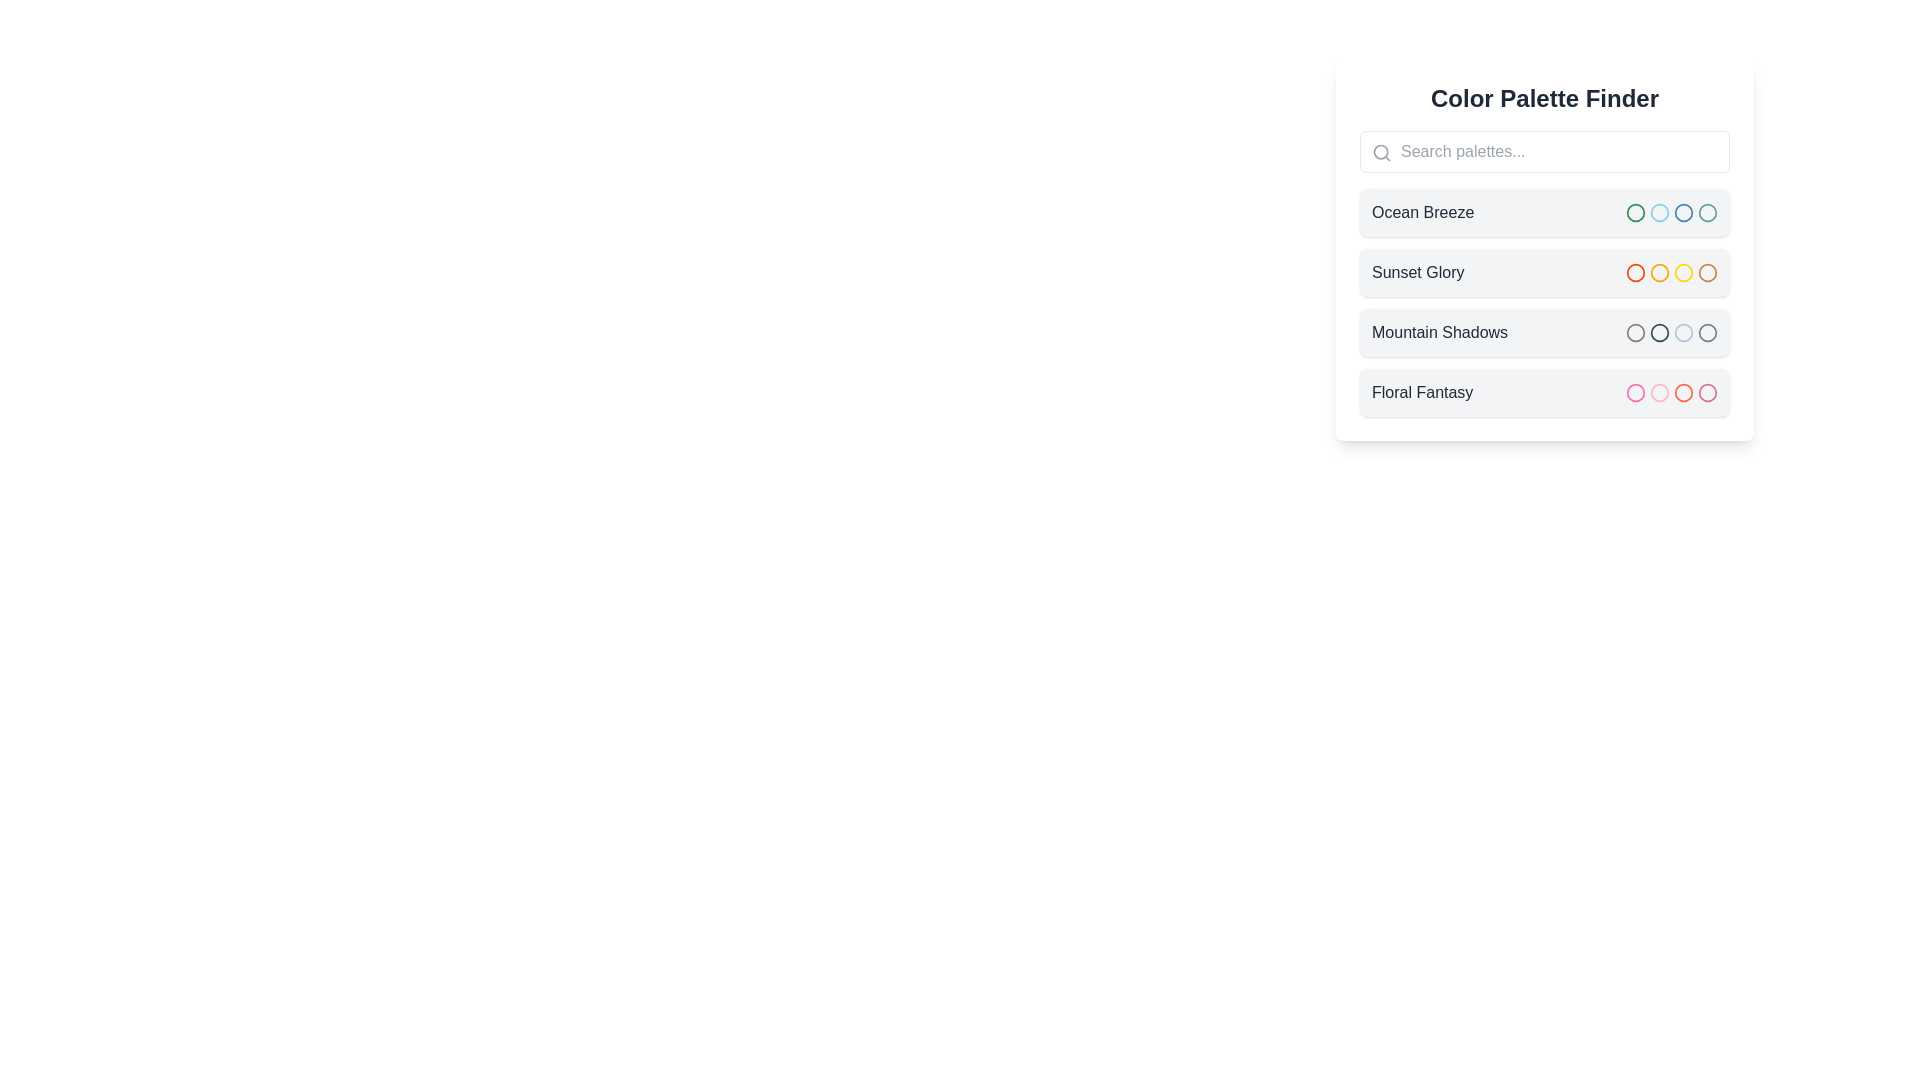  I want to click on an individual group in the color palette list, so click(1544, 303).